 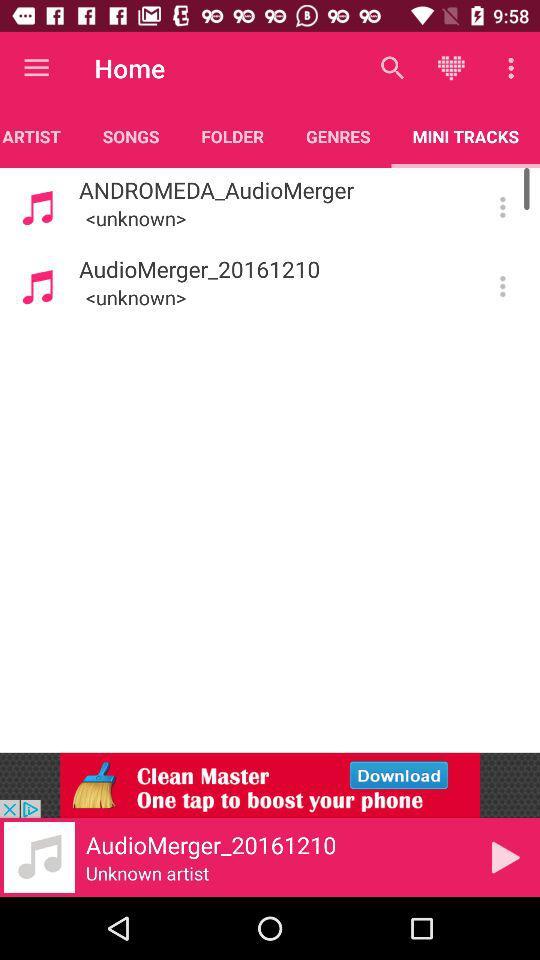 I want to click on options, so click(x=501, y=285).